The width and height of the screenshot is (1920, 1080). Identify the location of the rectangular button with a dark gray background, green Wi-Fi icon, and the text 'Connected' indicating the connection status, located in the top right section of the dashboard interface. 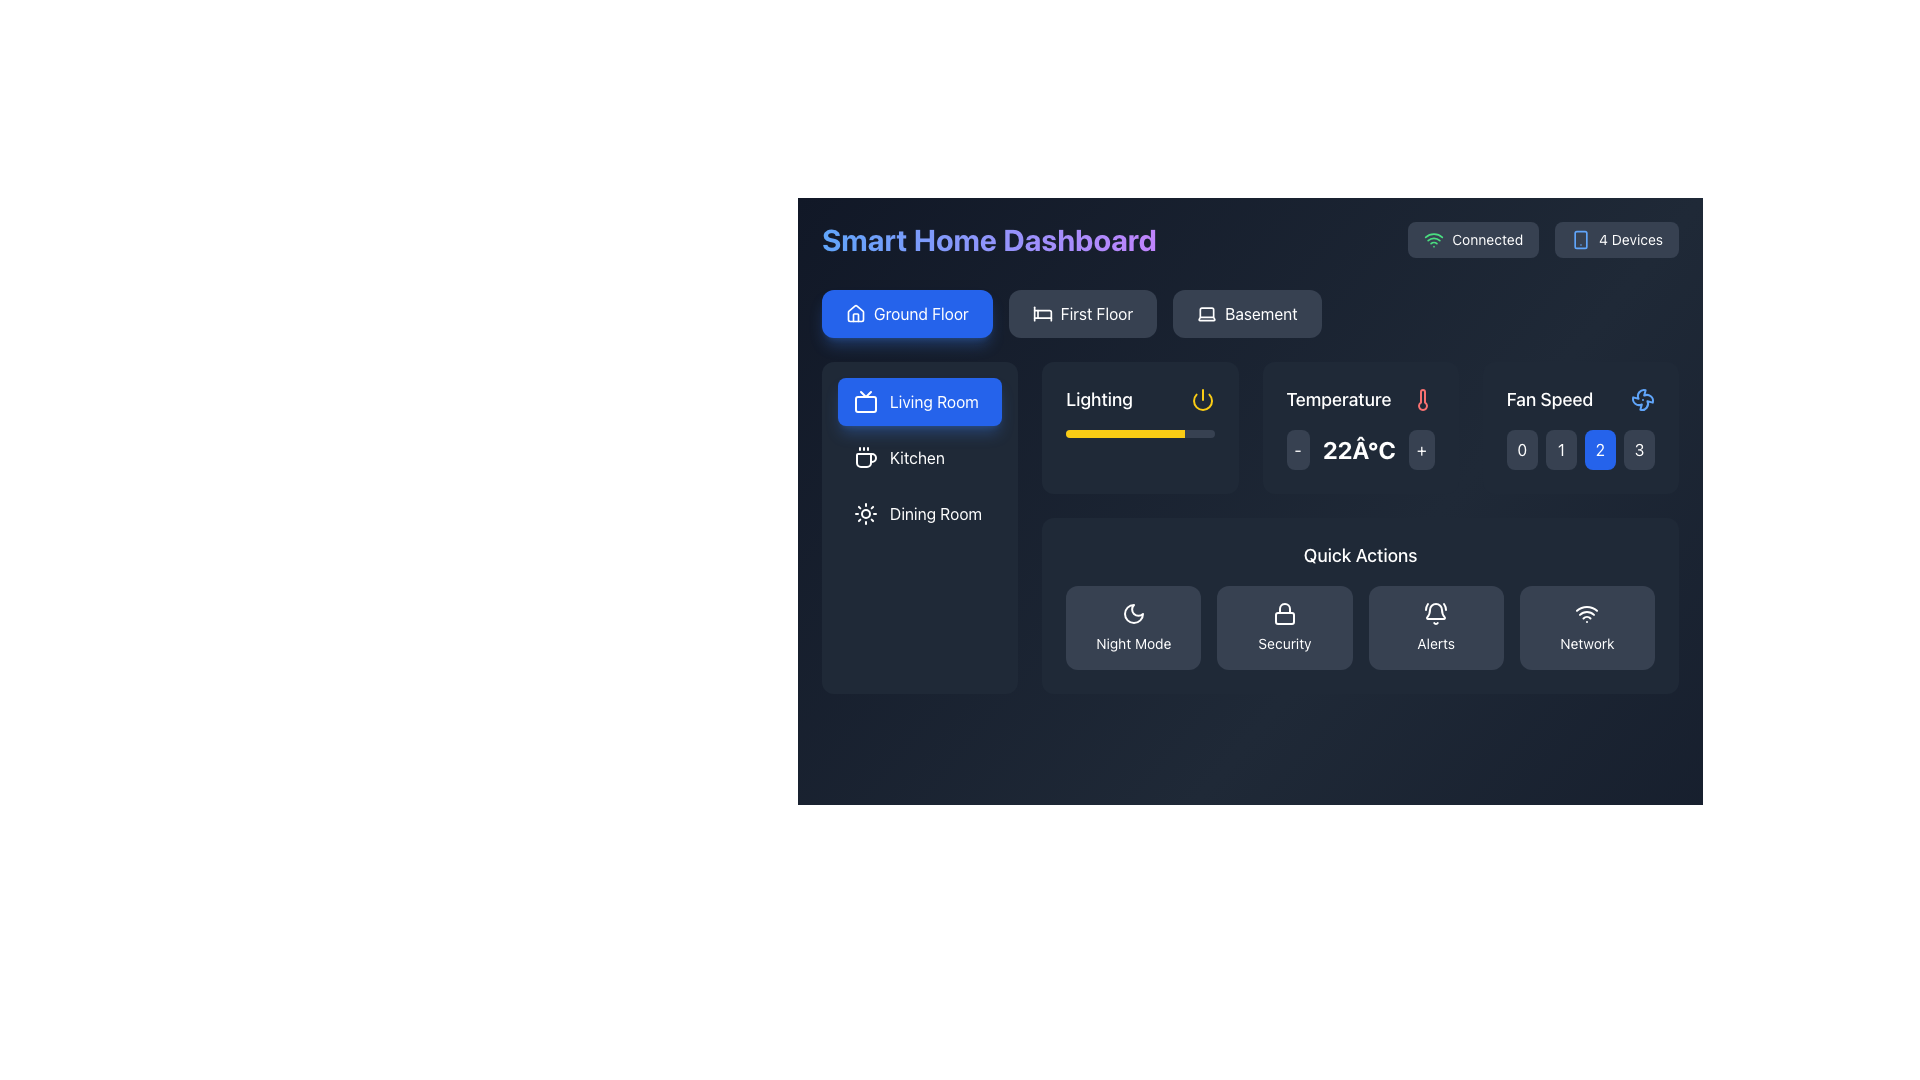
(1473, 238).